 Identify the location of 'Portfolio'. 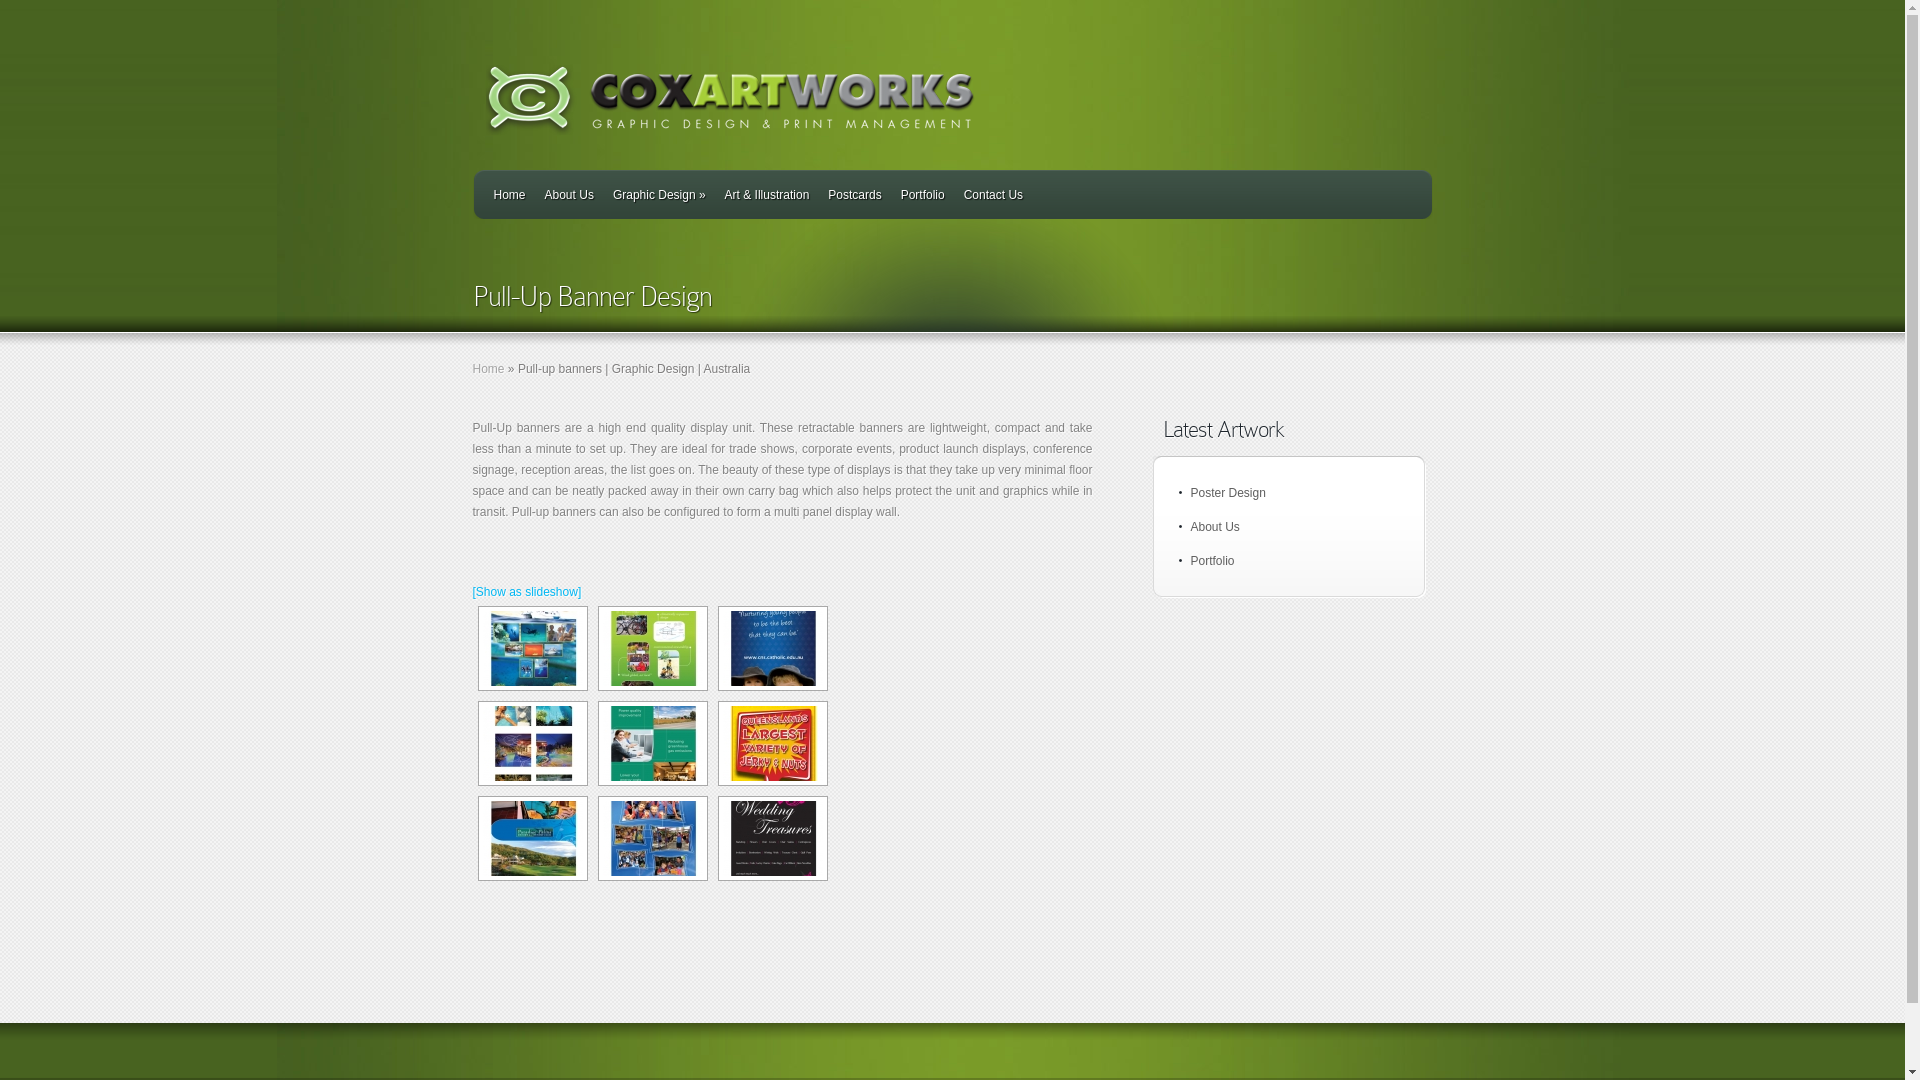
(900, 195).